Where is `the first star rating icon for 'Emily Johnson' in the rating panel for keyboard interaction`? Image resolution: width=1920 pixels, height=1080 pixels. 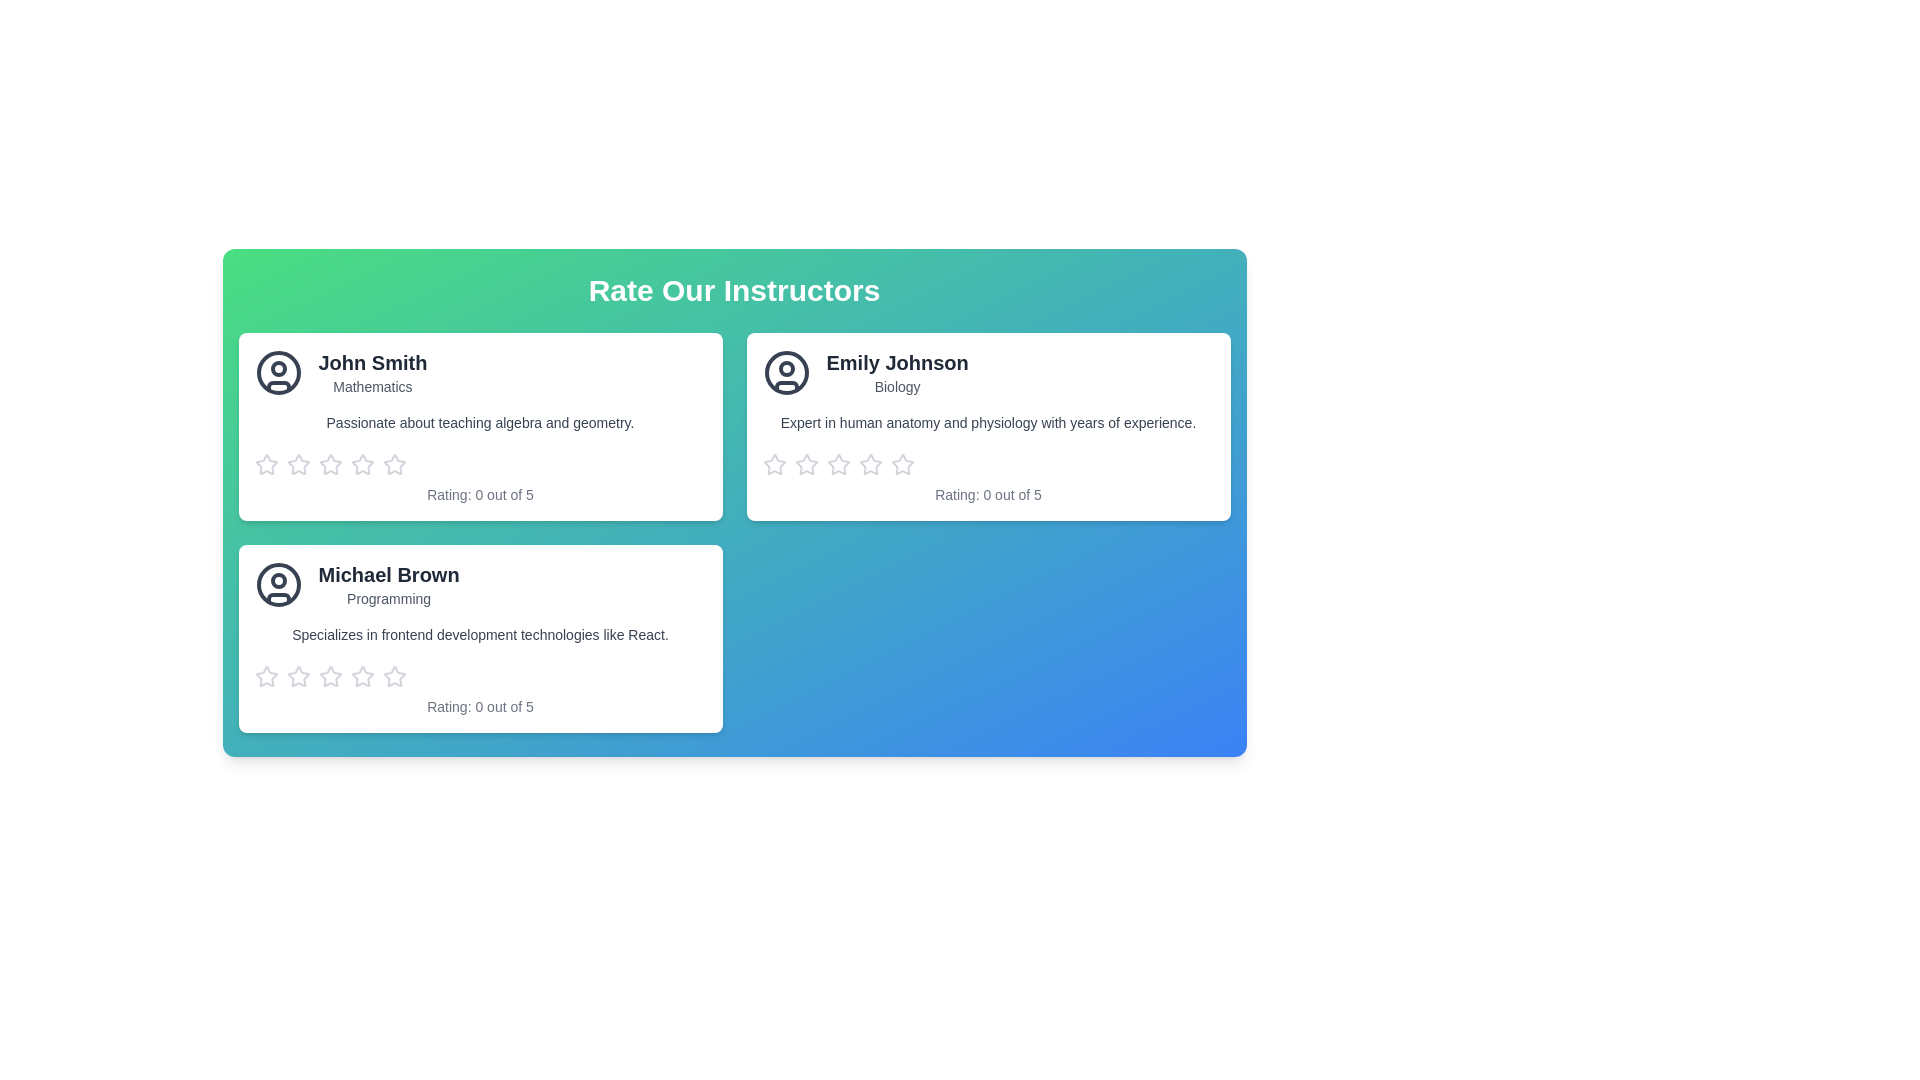 the first star rating icon for 'Emily Johnson' in the rating panel for keyboard interaction is located at coordinates (773, 465).